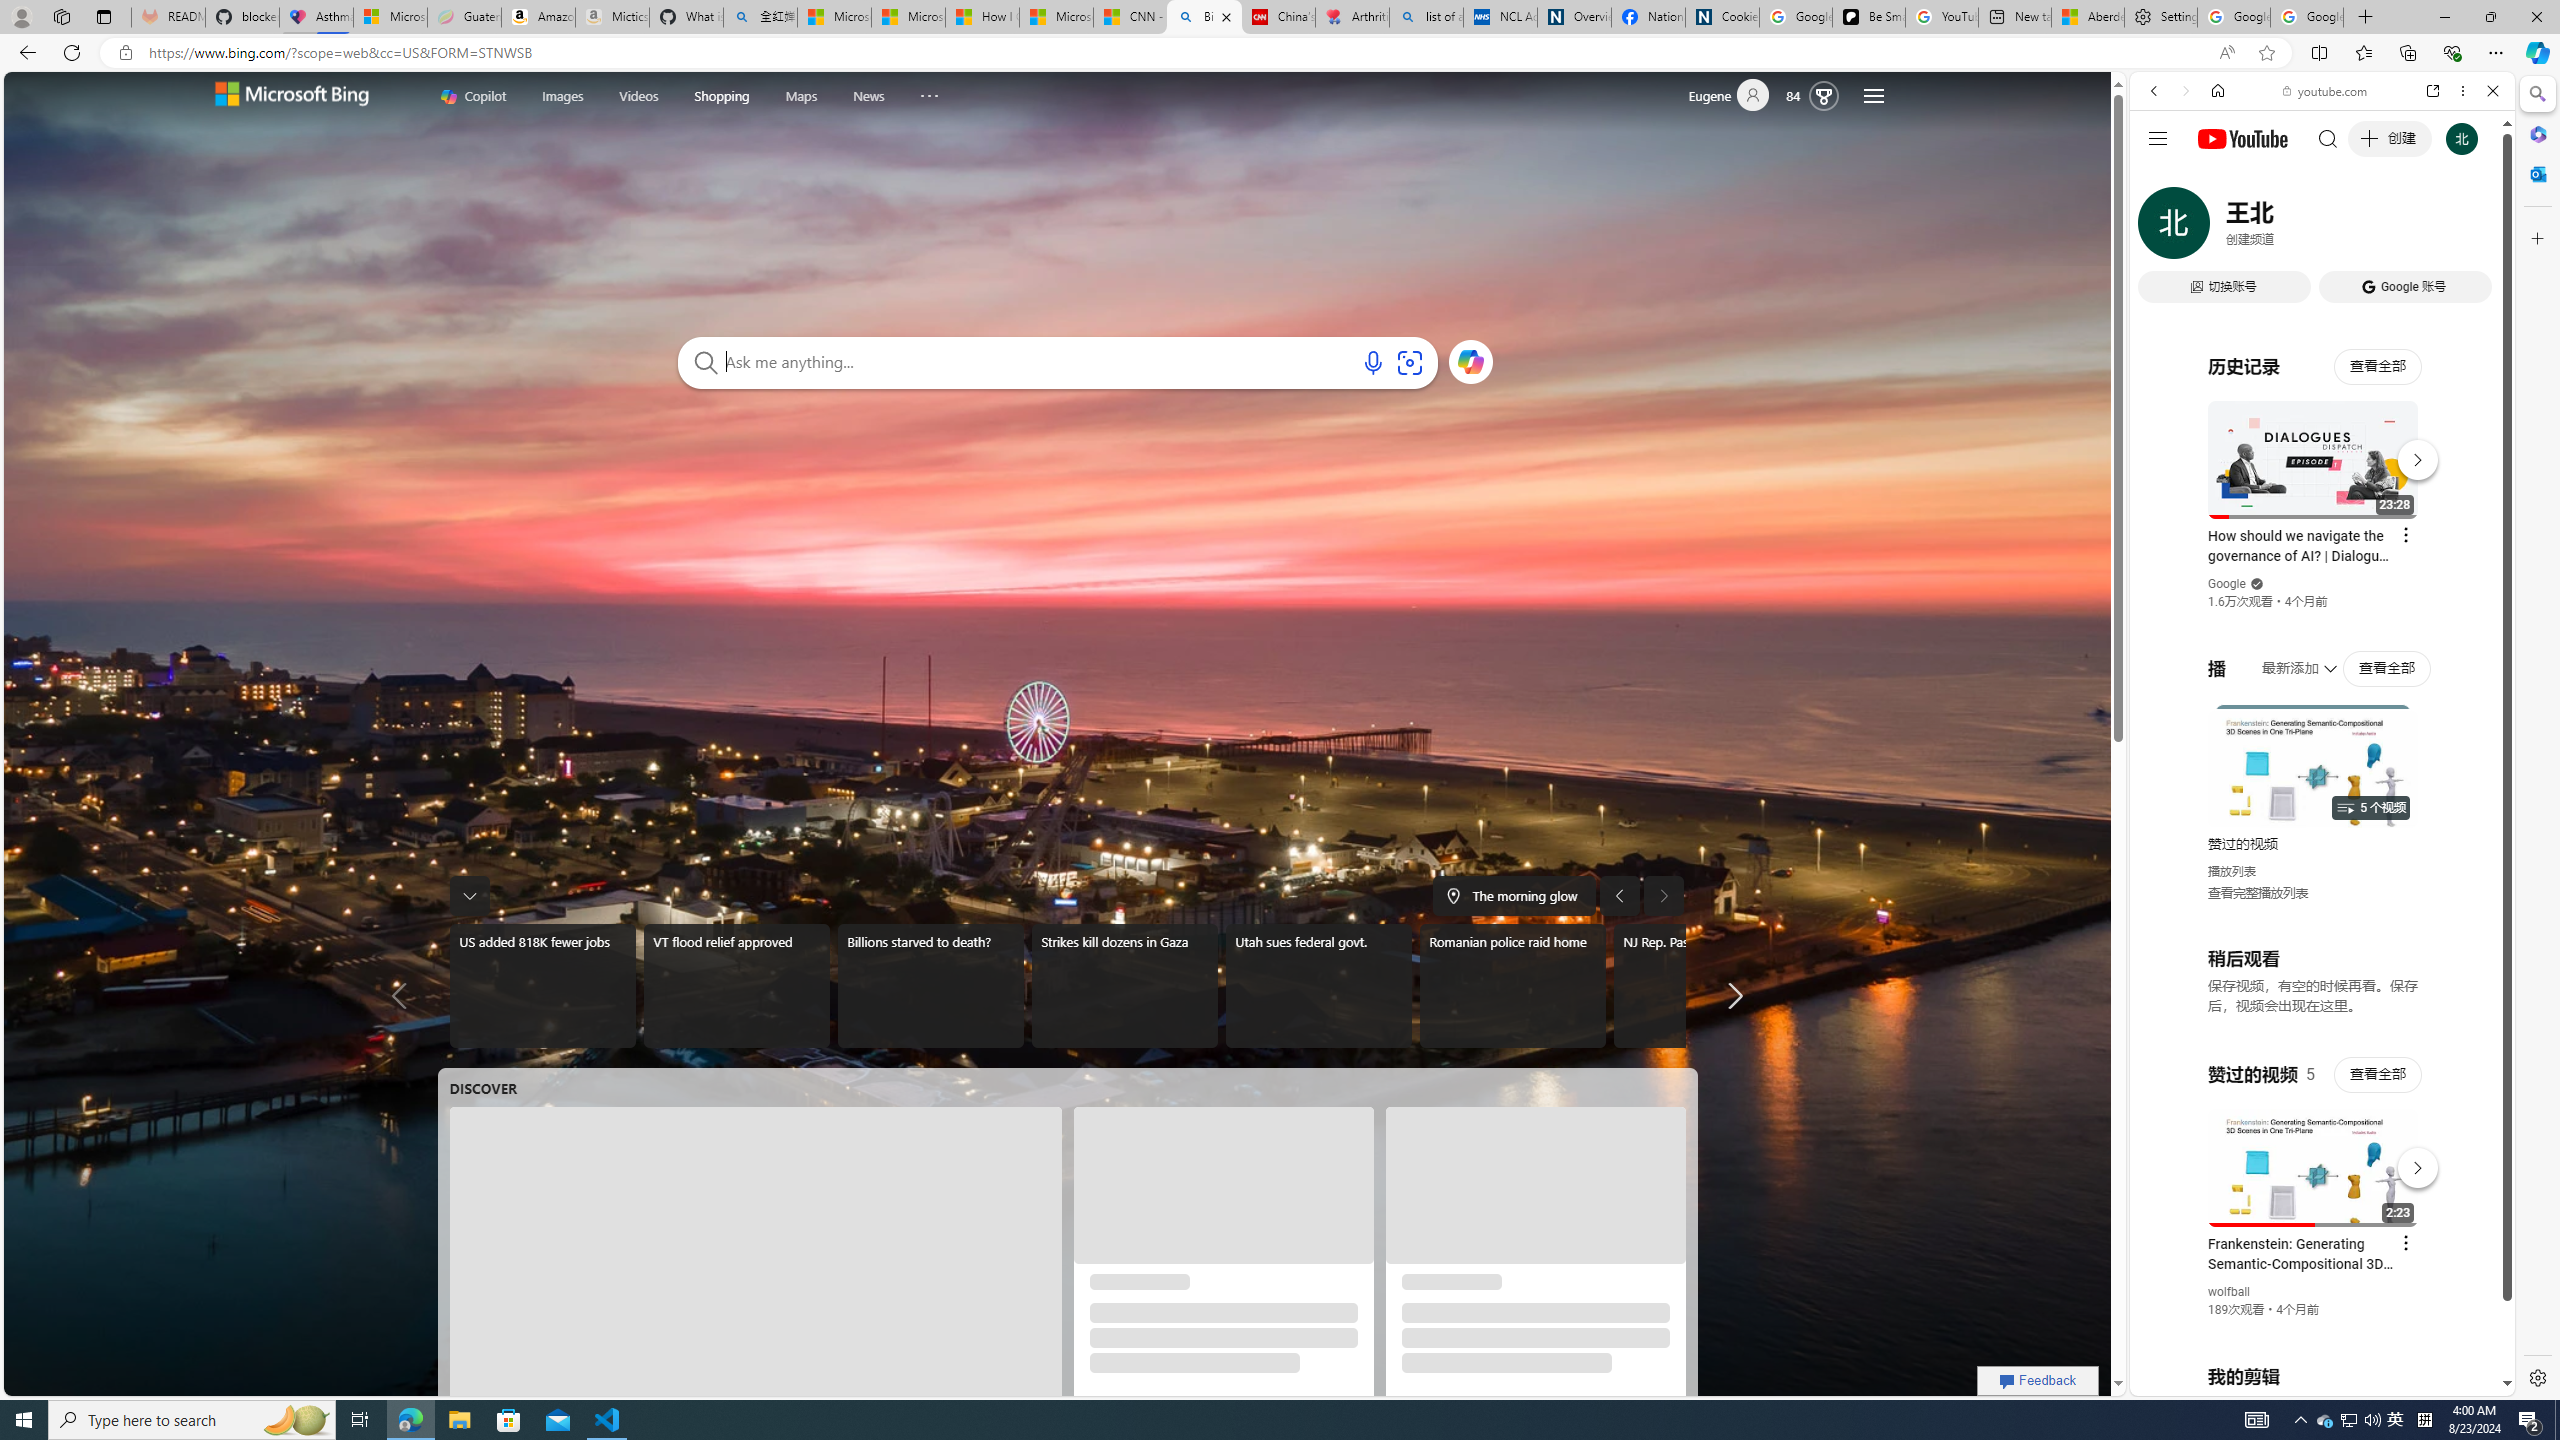 The height and width of the screenshot is (1440, 2560). What do you see at coordinates (2443, 545) in the screenshot?
I see `'Show More Music'` at bounding box center [2443, 545].